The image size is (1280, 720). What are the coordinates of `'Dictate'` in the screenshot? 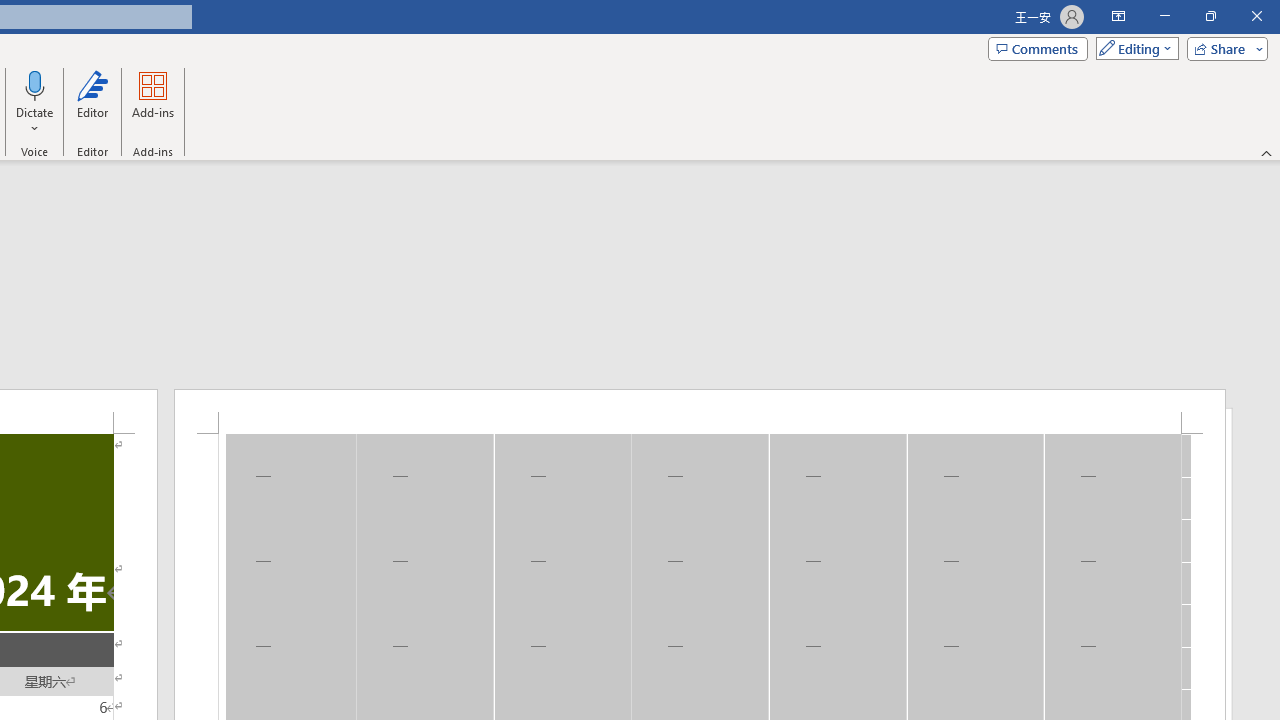 It's located at (35, 103).